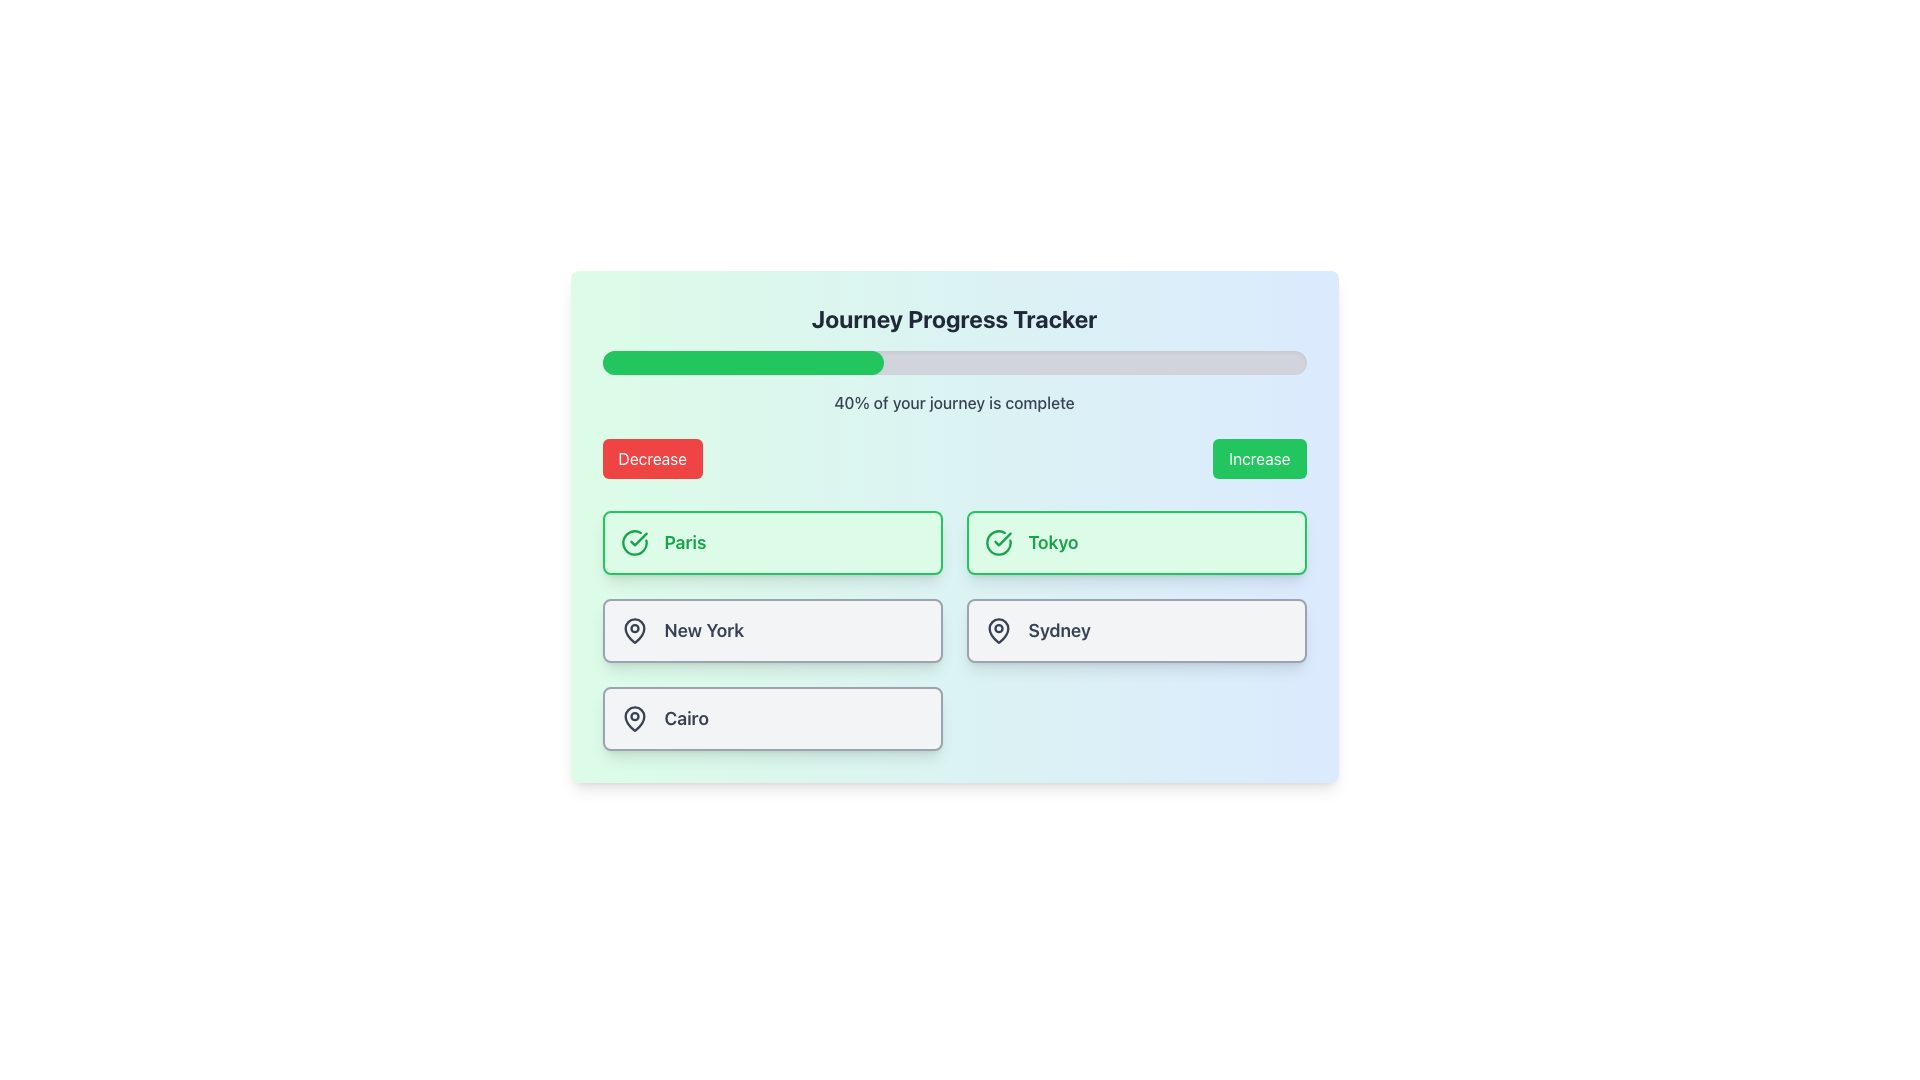 This screenshot has height=1080, width=1920. I want to click on the geographic location marker icon associated with the 'New York' label, which is positioned in the second row of the layout, to the left of 'Sydney' and below 'Paris', so click(633, 631).